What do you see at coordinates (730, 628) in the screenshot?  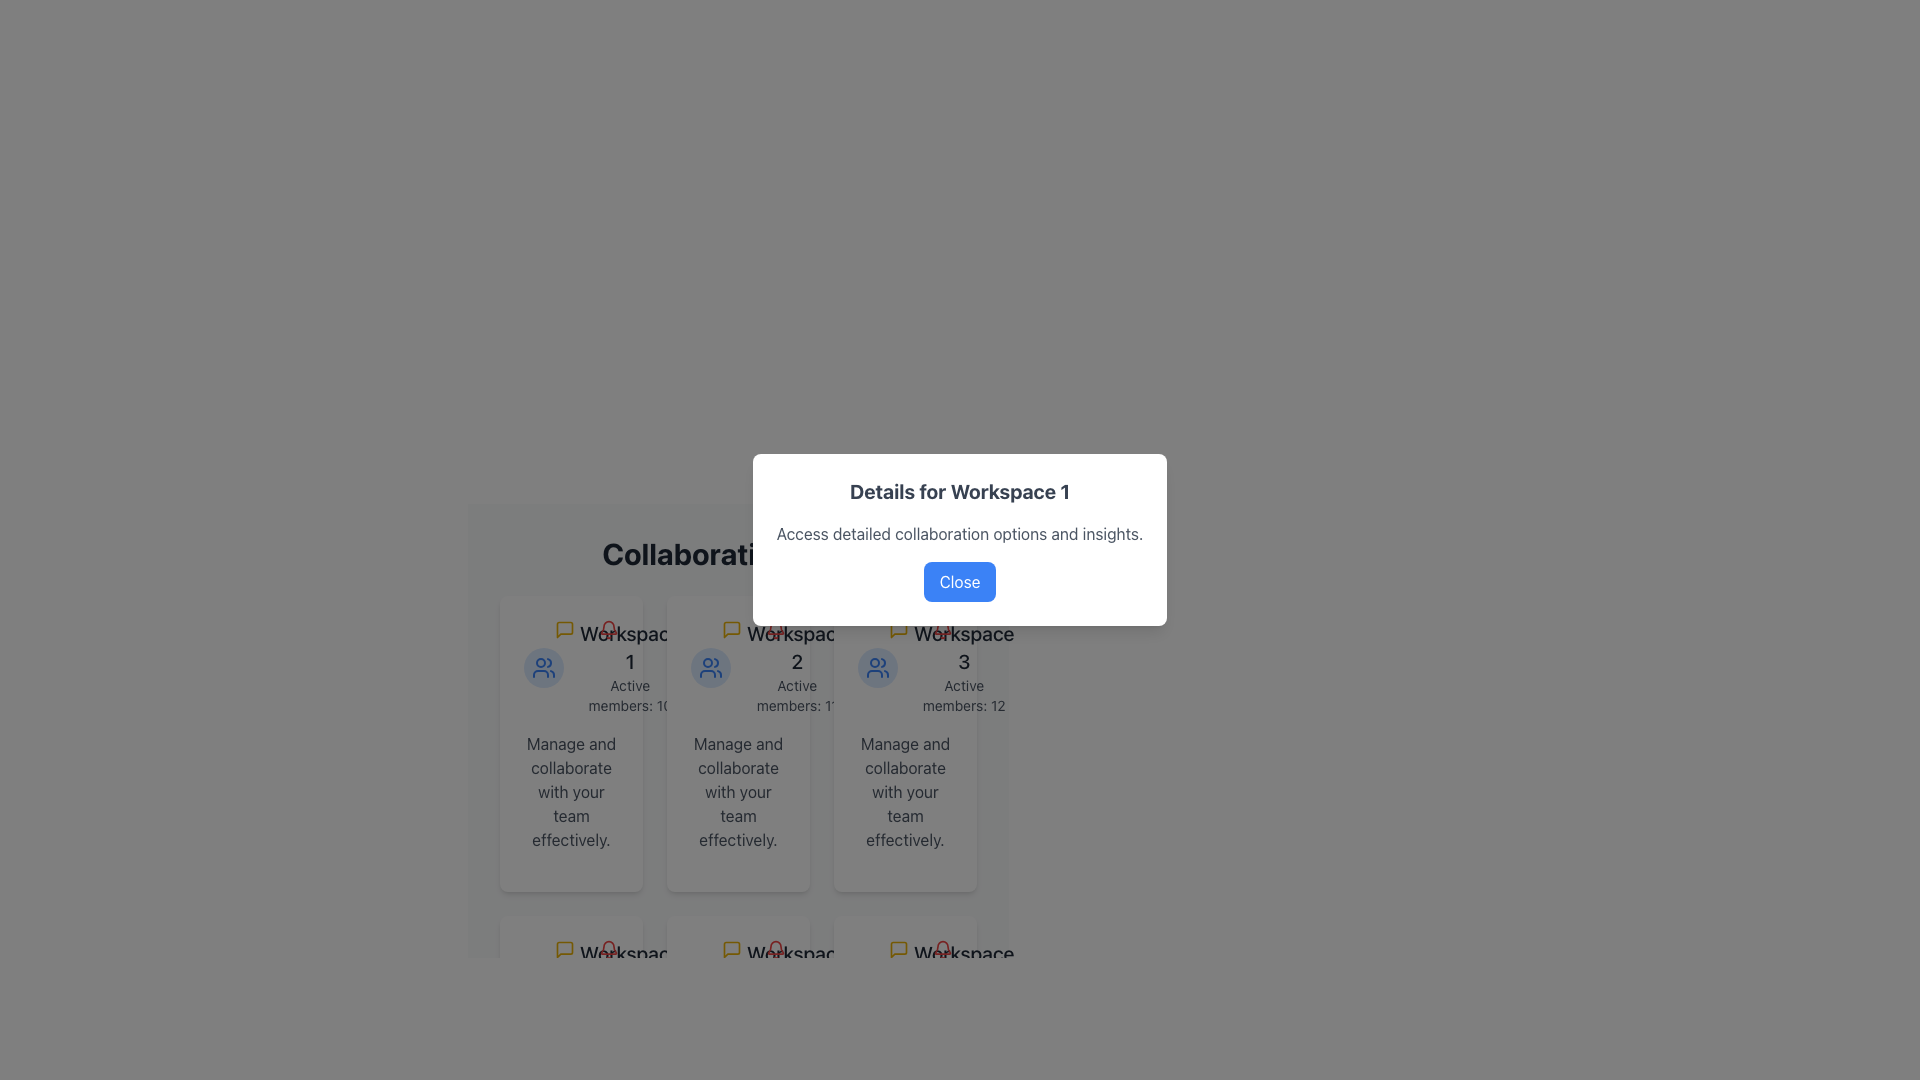 I see `the communication icon located in the first workspace card of the top row` at bounding box center [730, 628].